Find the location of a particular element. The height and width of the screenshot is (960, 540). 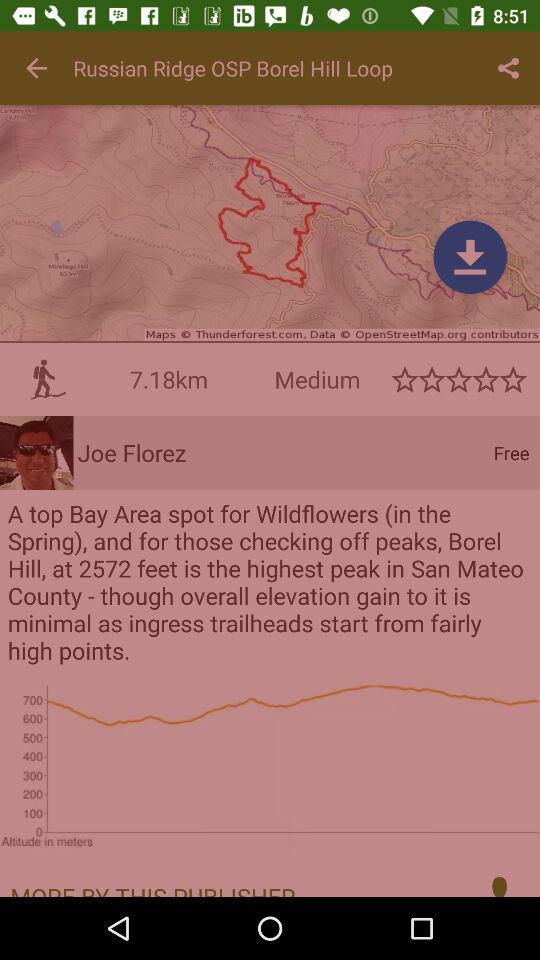

the icon next to the russian ridge osp item is located at coordinates (36, 68).